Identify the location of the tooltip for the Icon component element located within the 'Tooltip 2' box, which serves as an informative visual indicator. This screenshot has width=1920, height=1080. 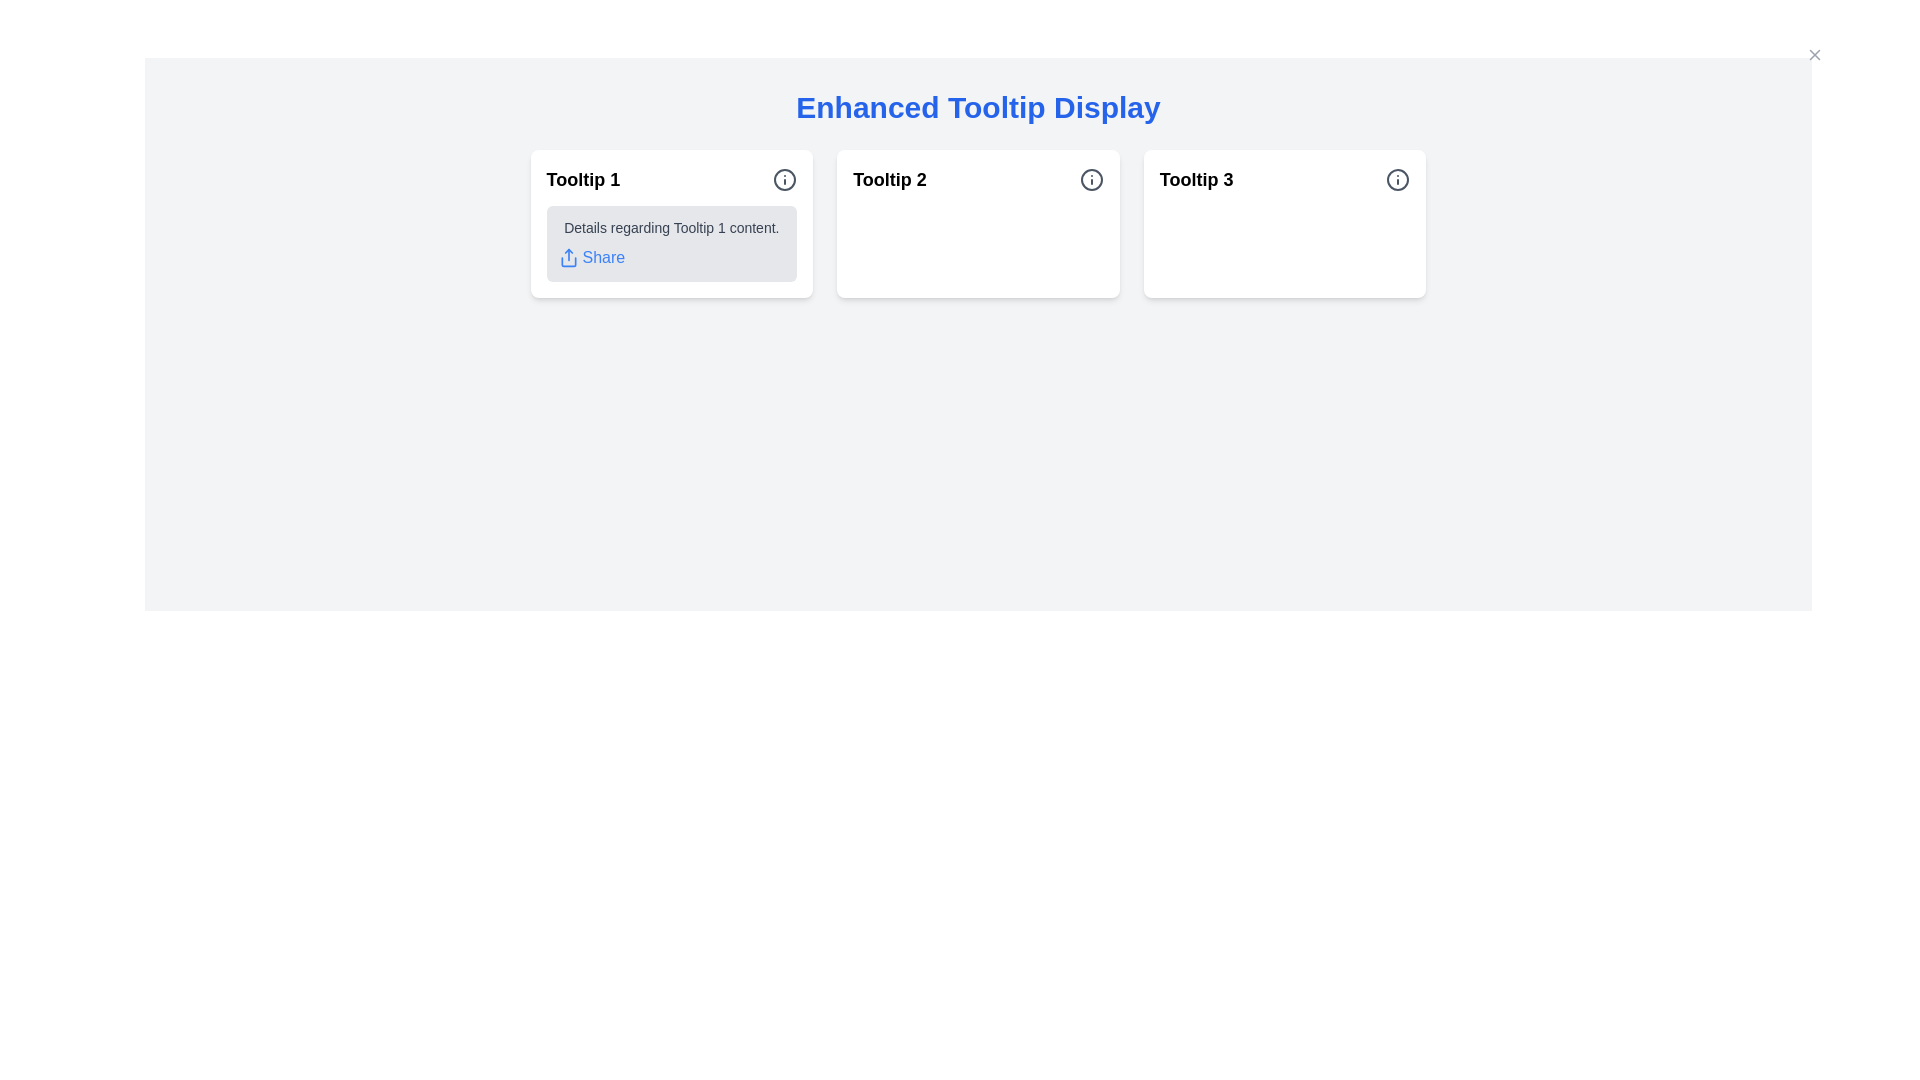
(1090, 180).